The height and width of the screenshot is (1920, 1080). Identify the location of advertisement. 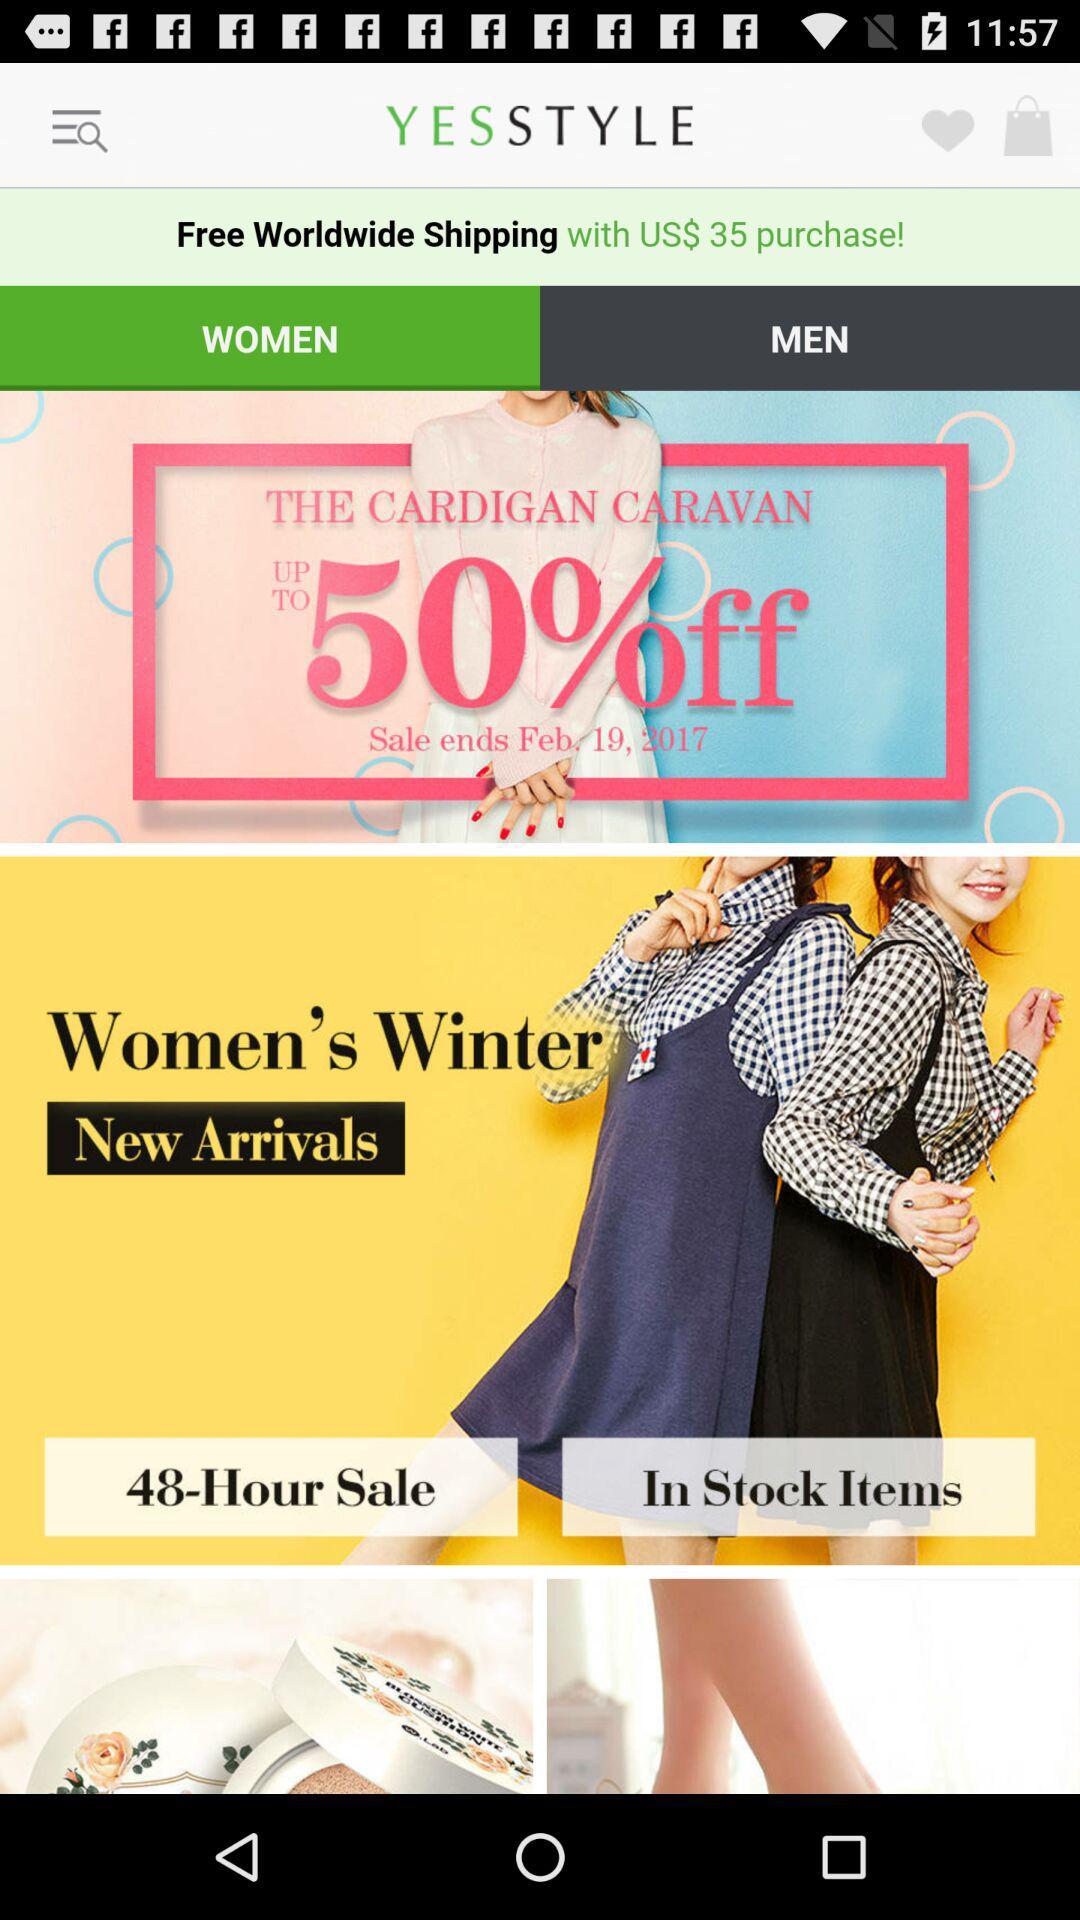
(270, 1480).